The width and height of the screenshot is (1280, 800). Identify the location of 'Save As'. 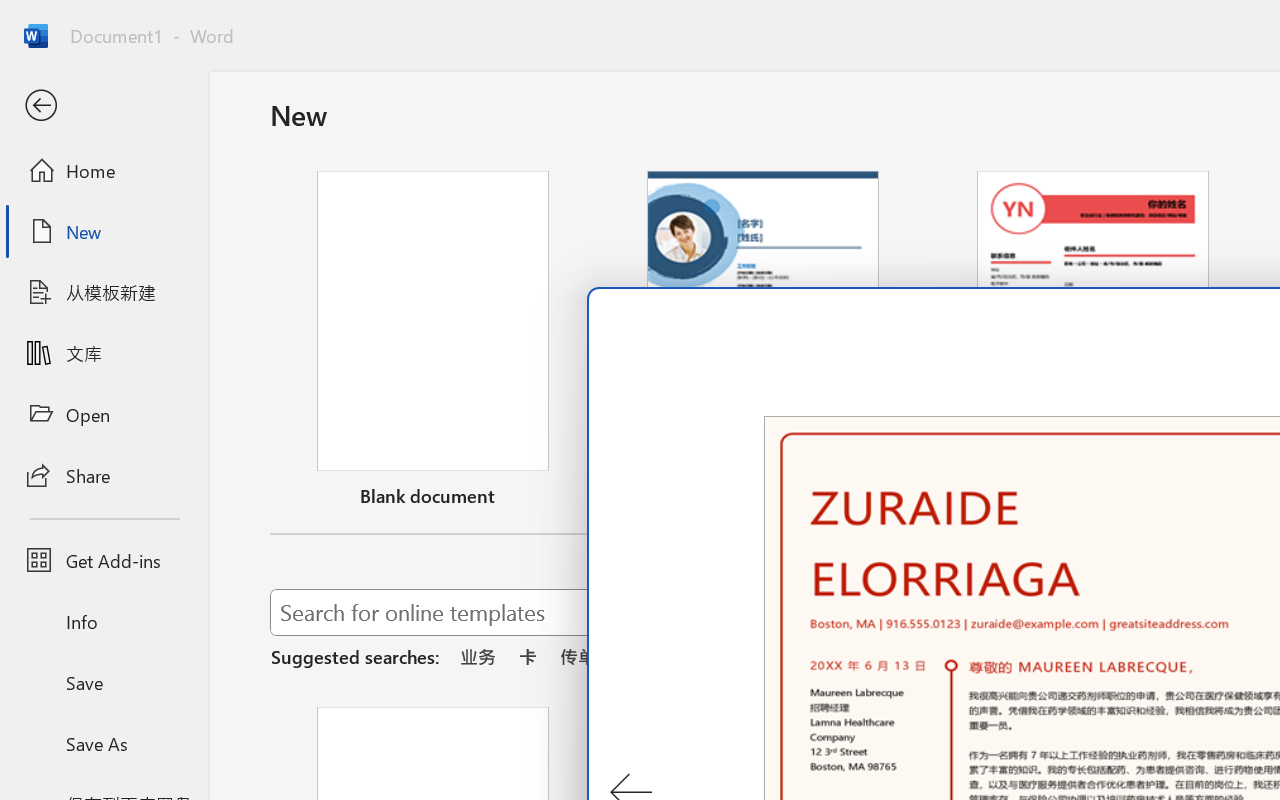
(103, 743).